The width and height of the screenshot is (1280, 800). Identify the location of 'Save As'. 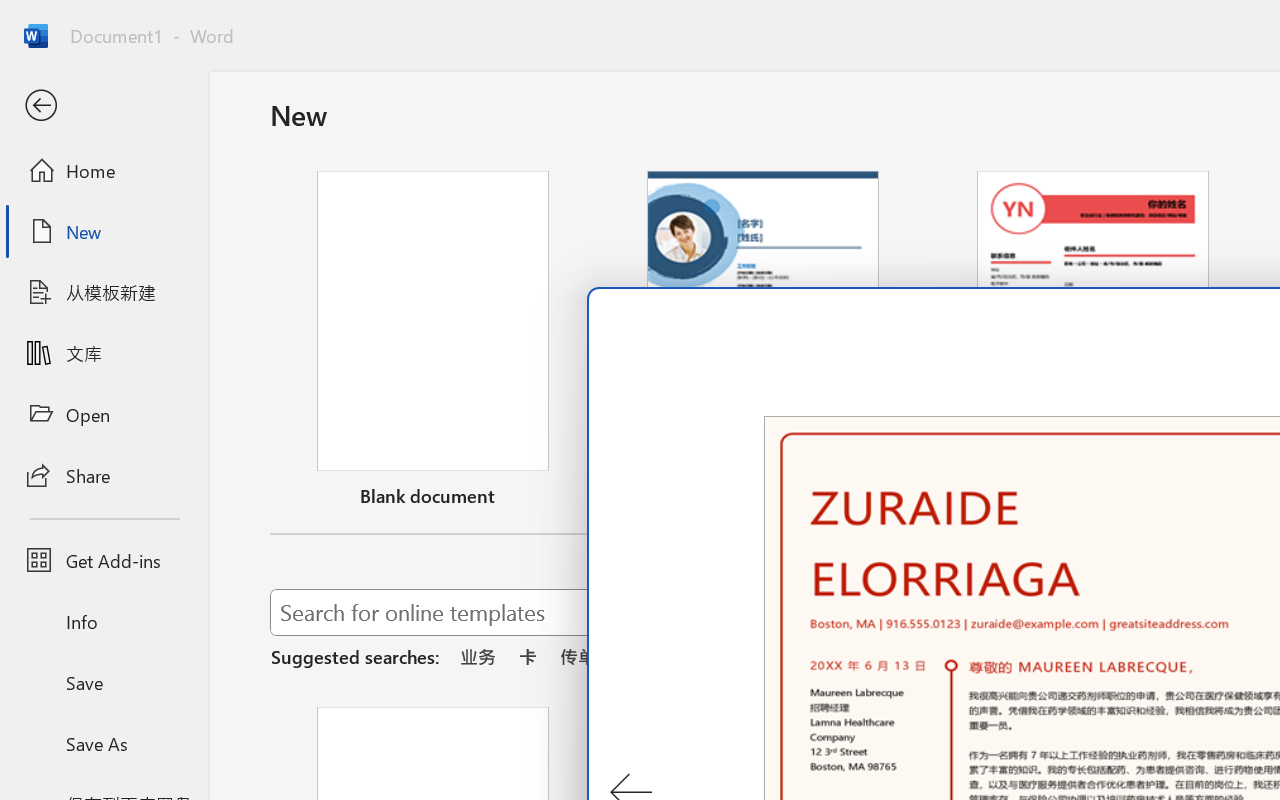
(103, 743).